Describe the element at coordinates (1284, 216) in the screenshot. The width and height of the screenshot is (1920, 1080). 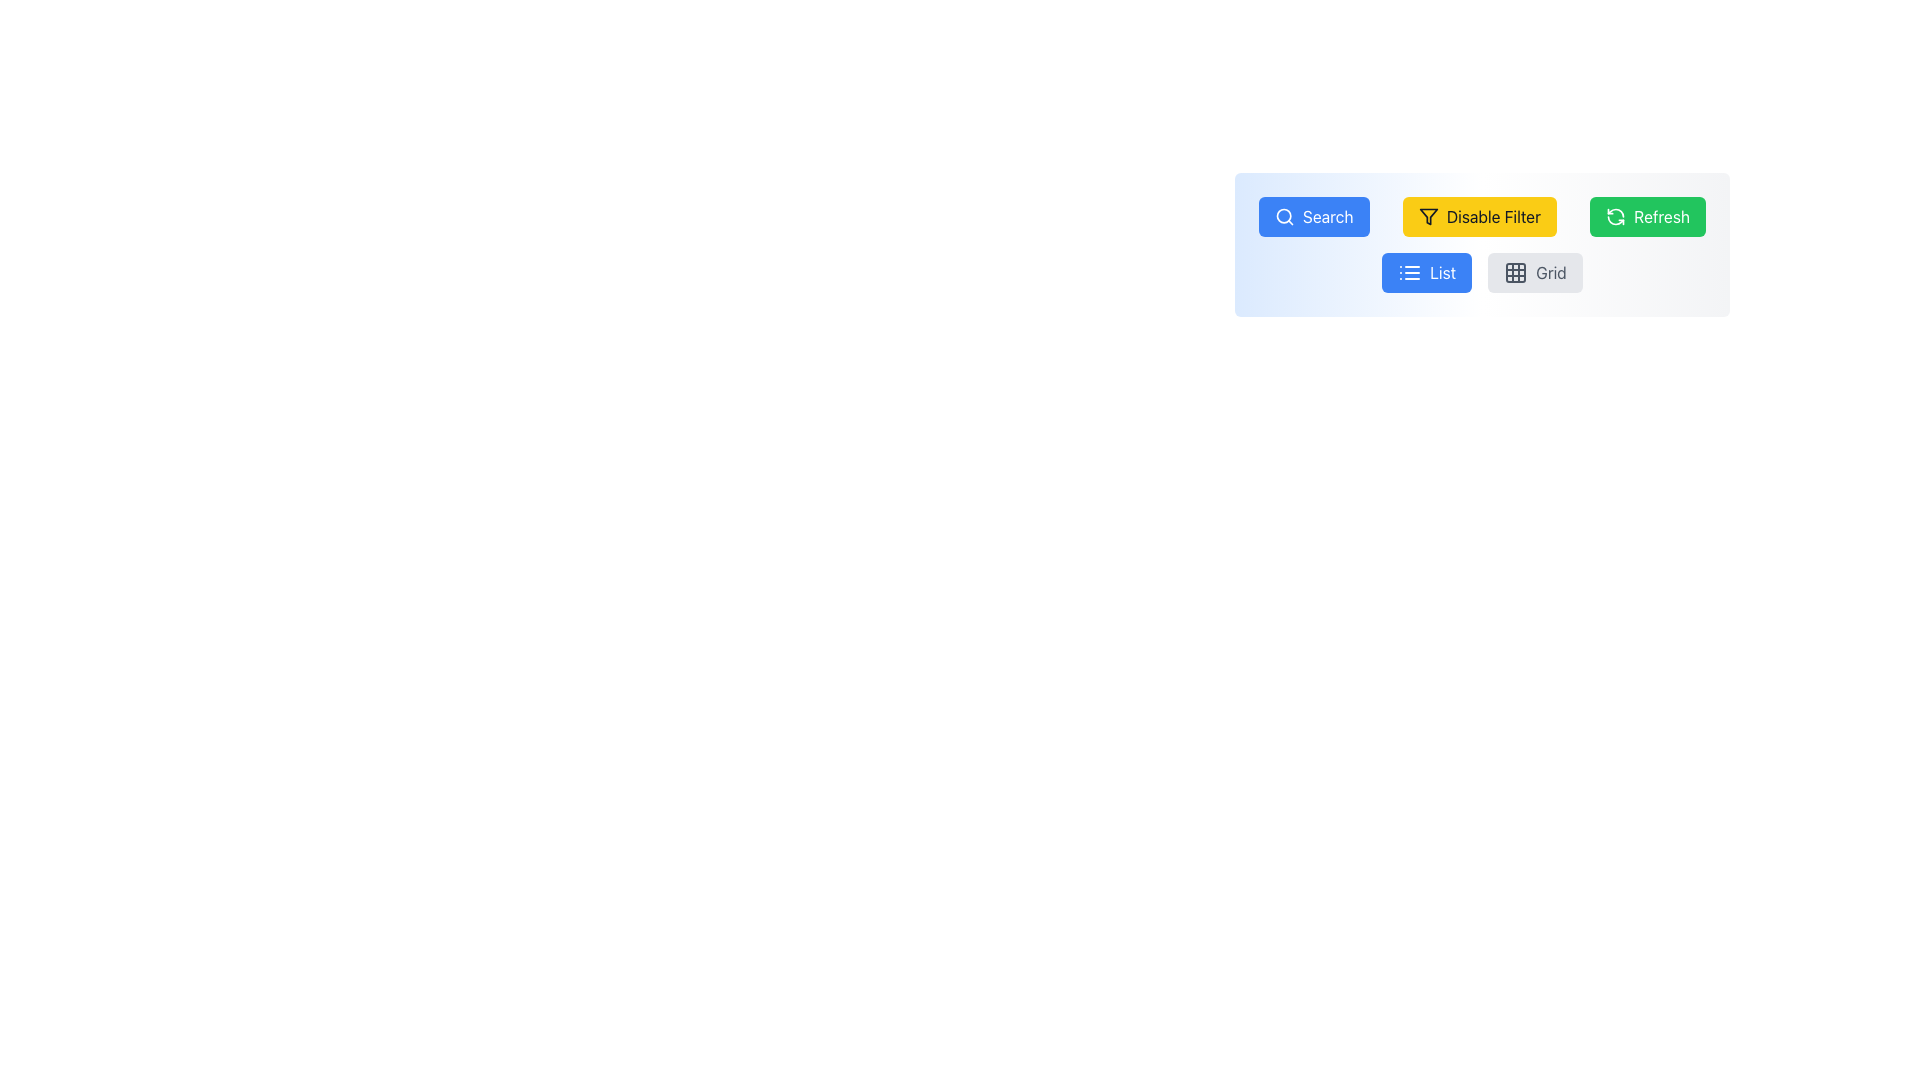
I see `the 'Search' button located in the top-right corner of the interface, which contains a small circle representing the search functionality` at that location.